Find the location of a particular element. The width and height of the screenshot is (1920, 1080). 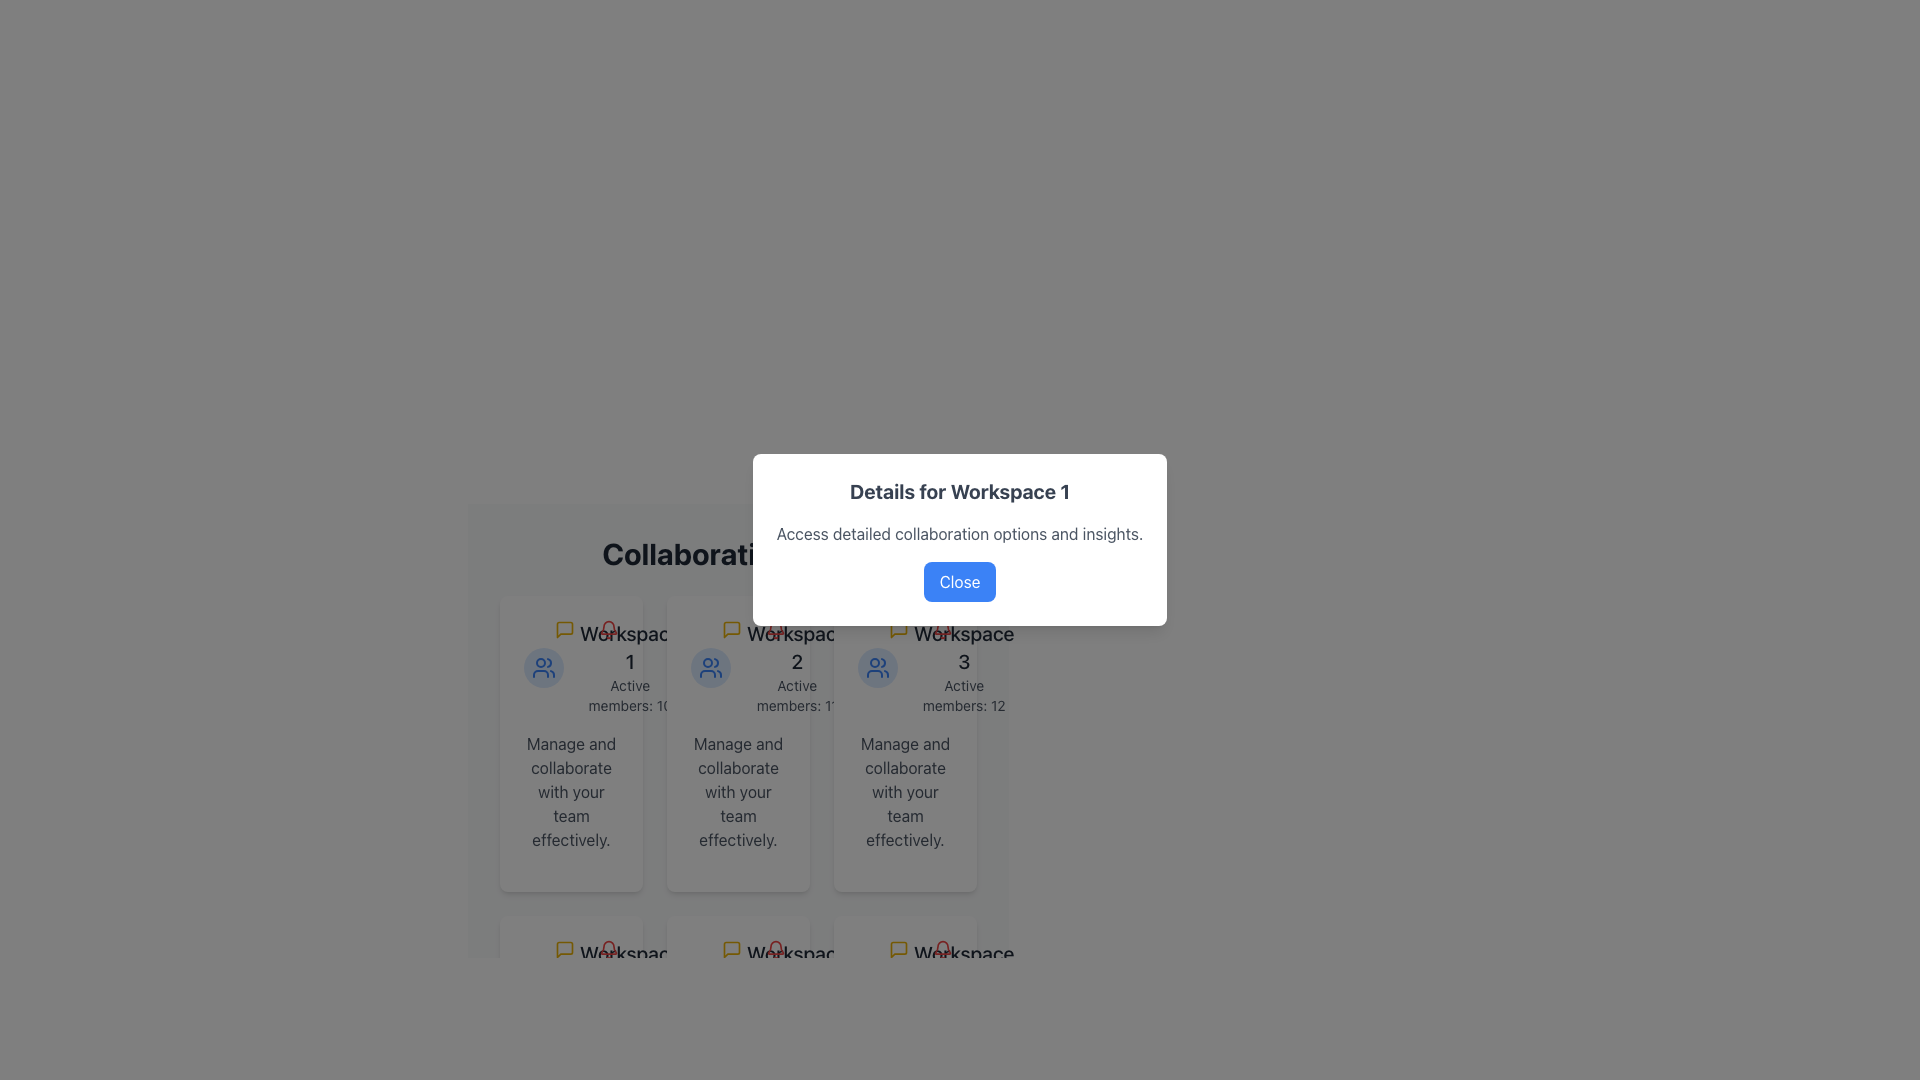

the red bell icon in the Action Icon Group located at the top-right corner of the 'Workspace 4' panel is located at coordinates (585, 948).